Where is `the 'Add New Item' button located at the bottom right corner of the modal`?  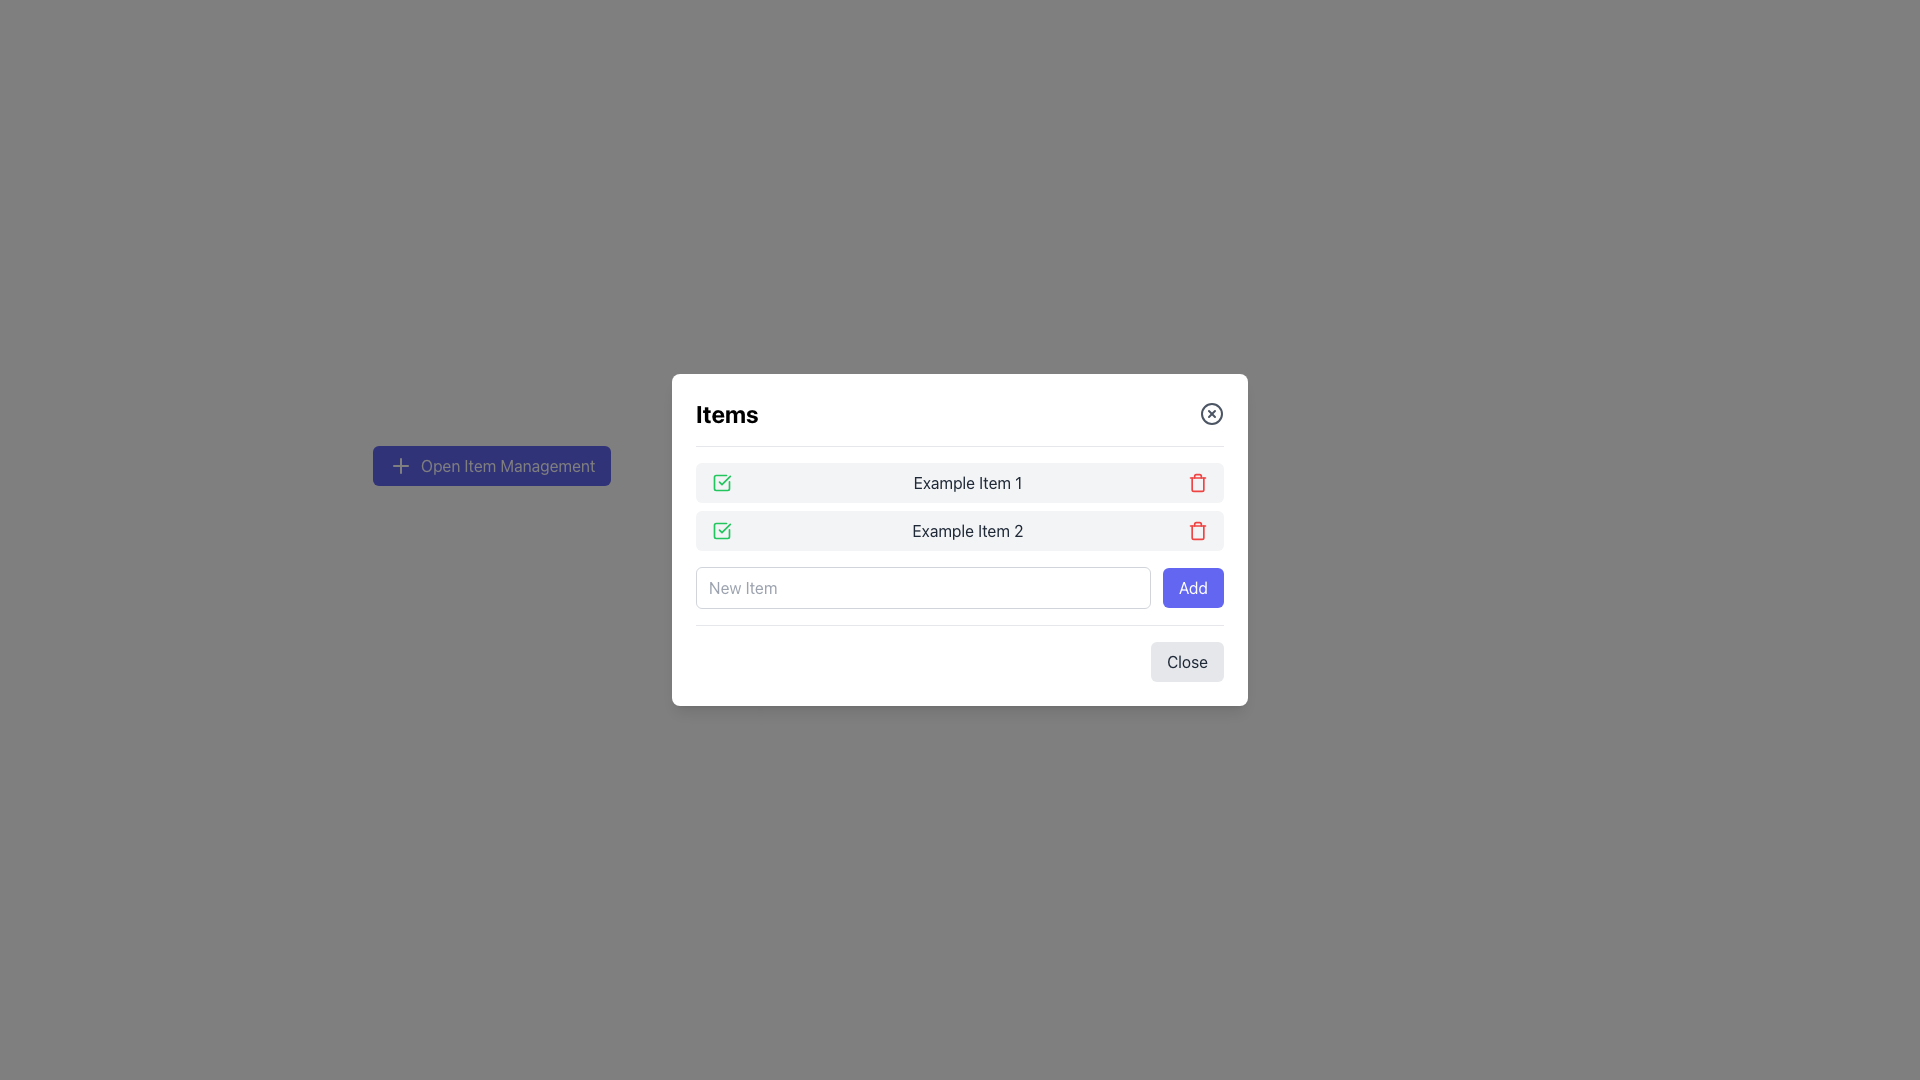
the 'Add New Item' button located at the bottom right corner of the modal is located at coordinates (1193, 586).